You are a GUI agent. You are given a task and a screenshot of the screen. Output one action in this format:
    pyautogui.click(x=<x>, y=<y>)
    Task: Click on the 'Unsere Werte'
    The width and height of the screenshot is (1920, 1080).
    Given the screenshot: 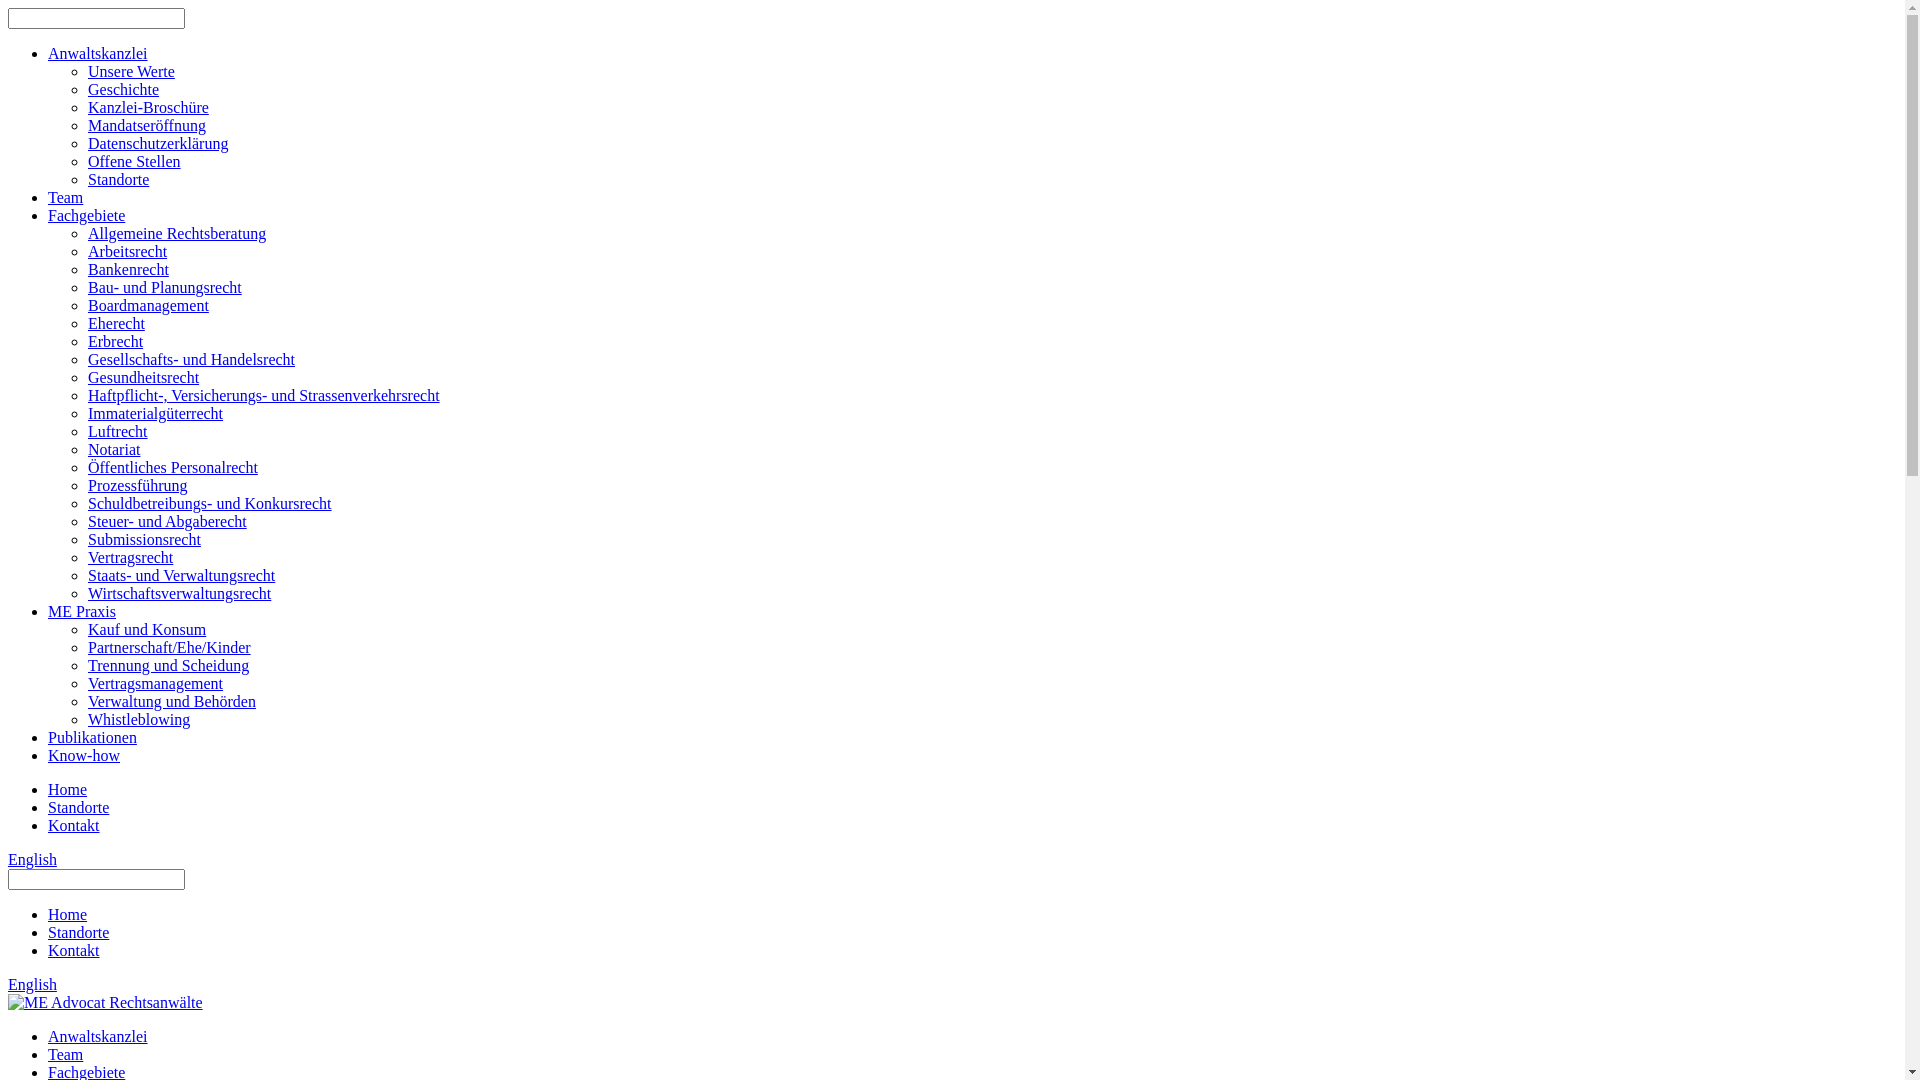 What is the action you would take?
    pyautogui.click(x=130, y=70)
    